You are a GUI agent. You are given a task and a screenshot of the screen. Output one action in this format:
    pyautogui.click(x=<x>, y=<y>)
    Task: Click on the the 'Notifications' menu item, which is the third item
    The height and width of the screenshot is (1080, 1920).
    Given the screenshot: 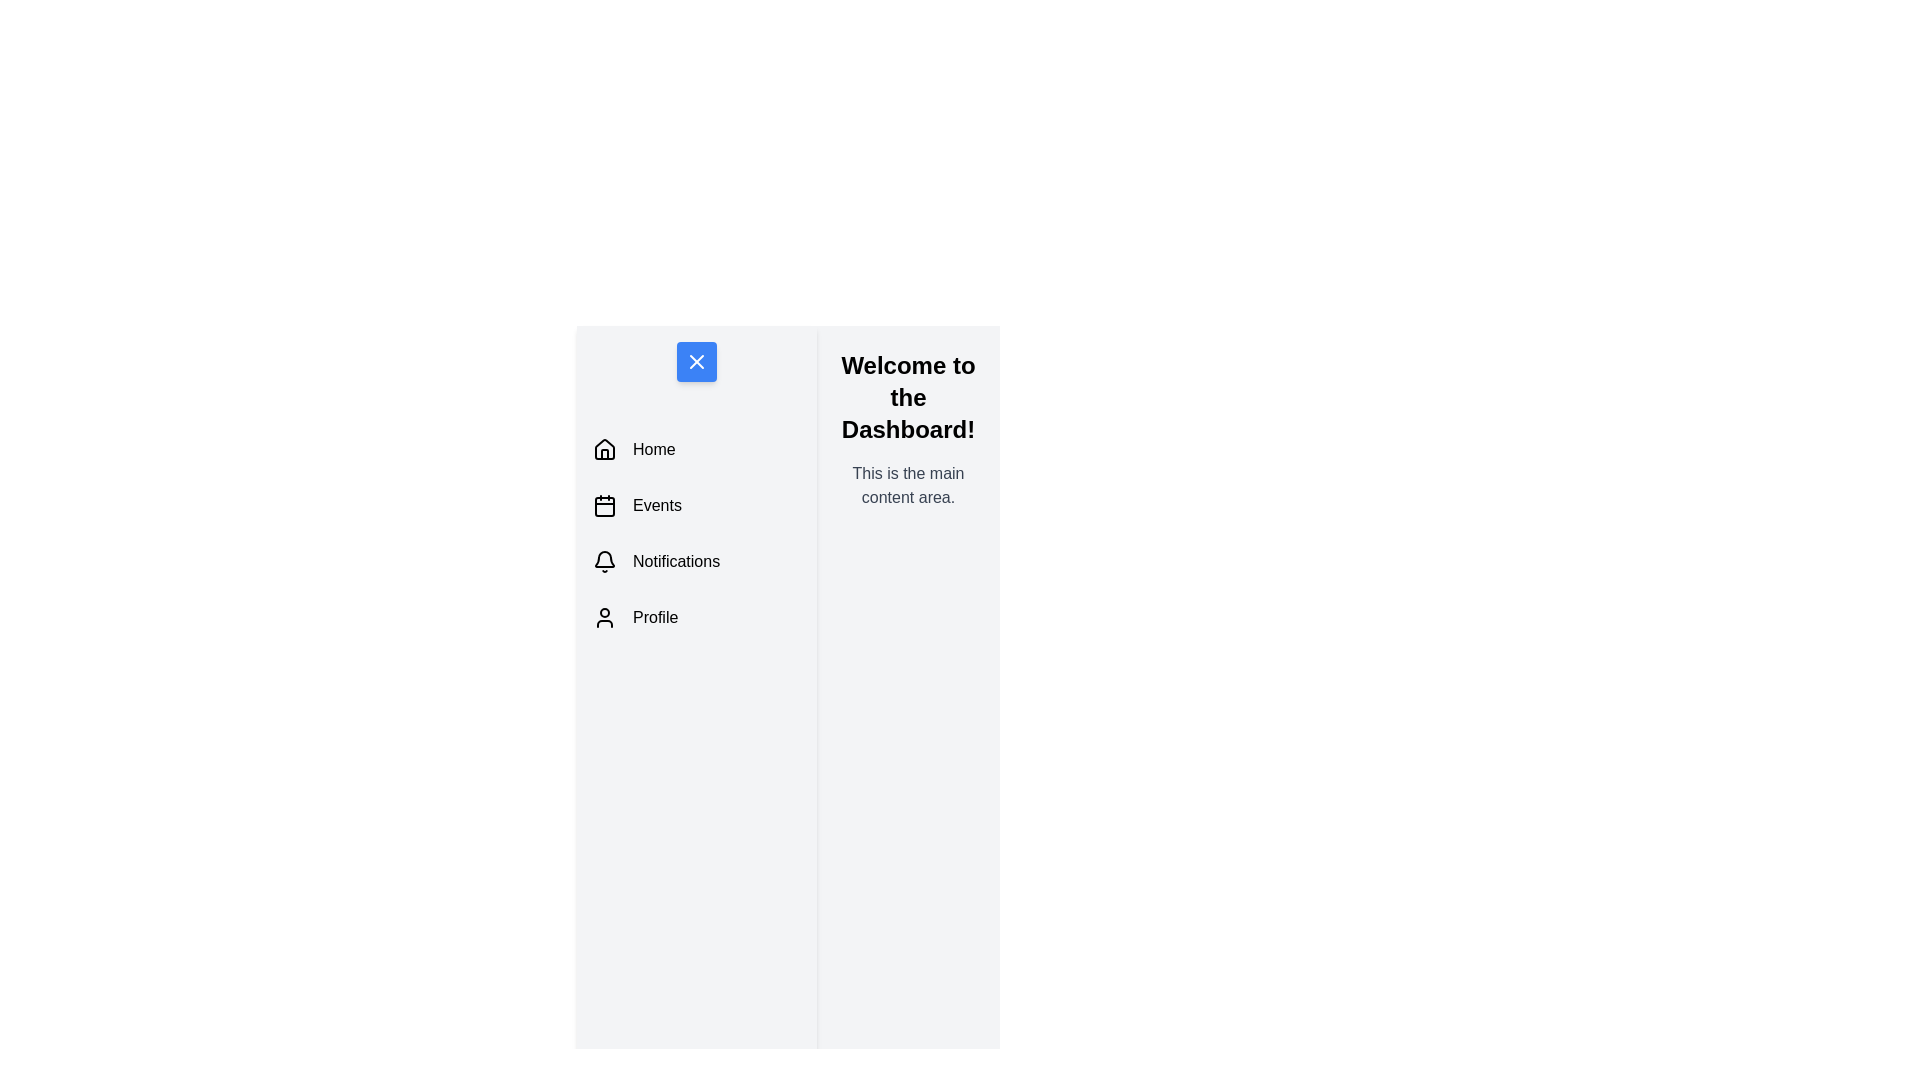 What is the action you would take?
    pyautogui.click(x=696, y=562)
    